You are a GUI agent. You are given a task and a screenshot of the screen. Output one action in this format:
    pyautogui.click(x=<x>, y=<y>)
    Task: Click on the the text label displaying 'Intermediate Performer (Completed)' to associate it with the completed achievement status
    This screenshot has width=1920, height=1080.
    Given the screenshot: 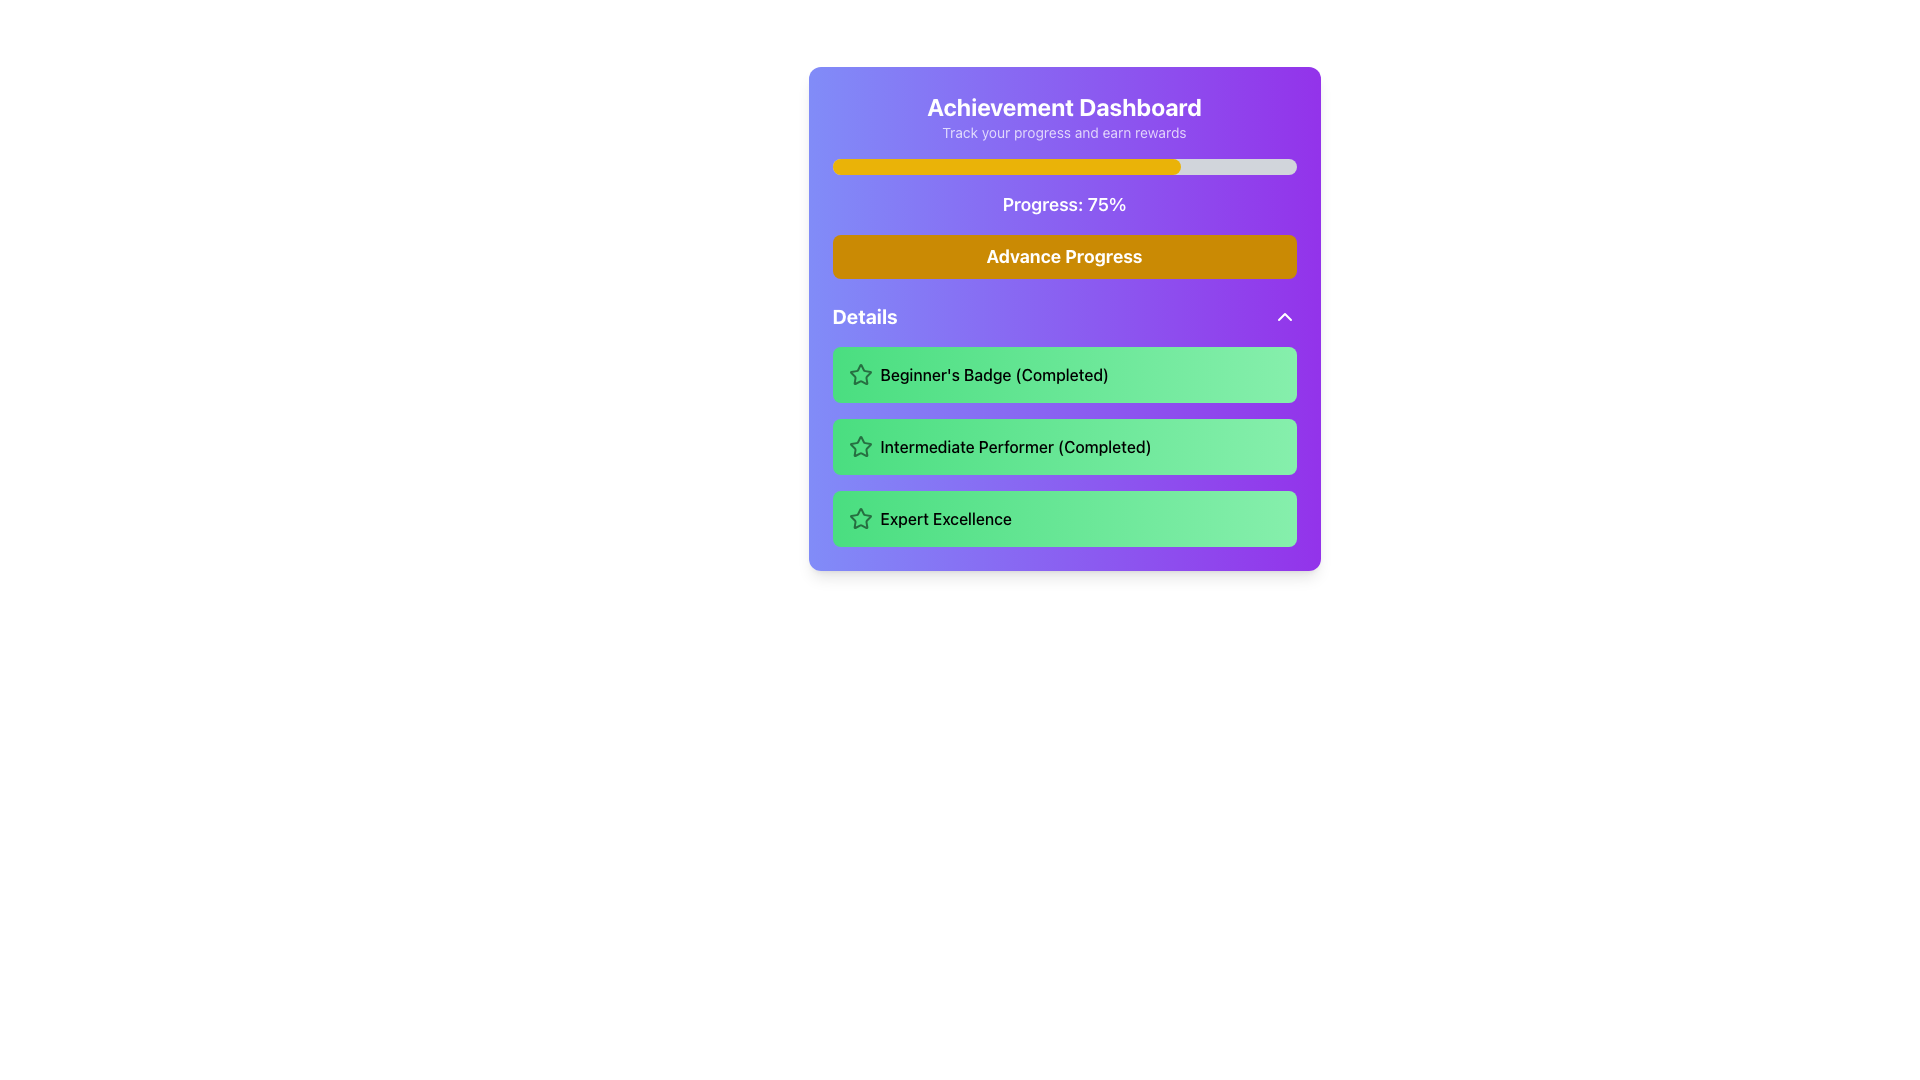 What is the action you would take?
    pyautogui.click(x=1063, y=446)
    